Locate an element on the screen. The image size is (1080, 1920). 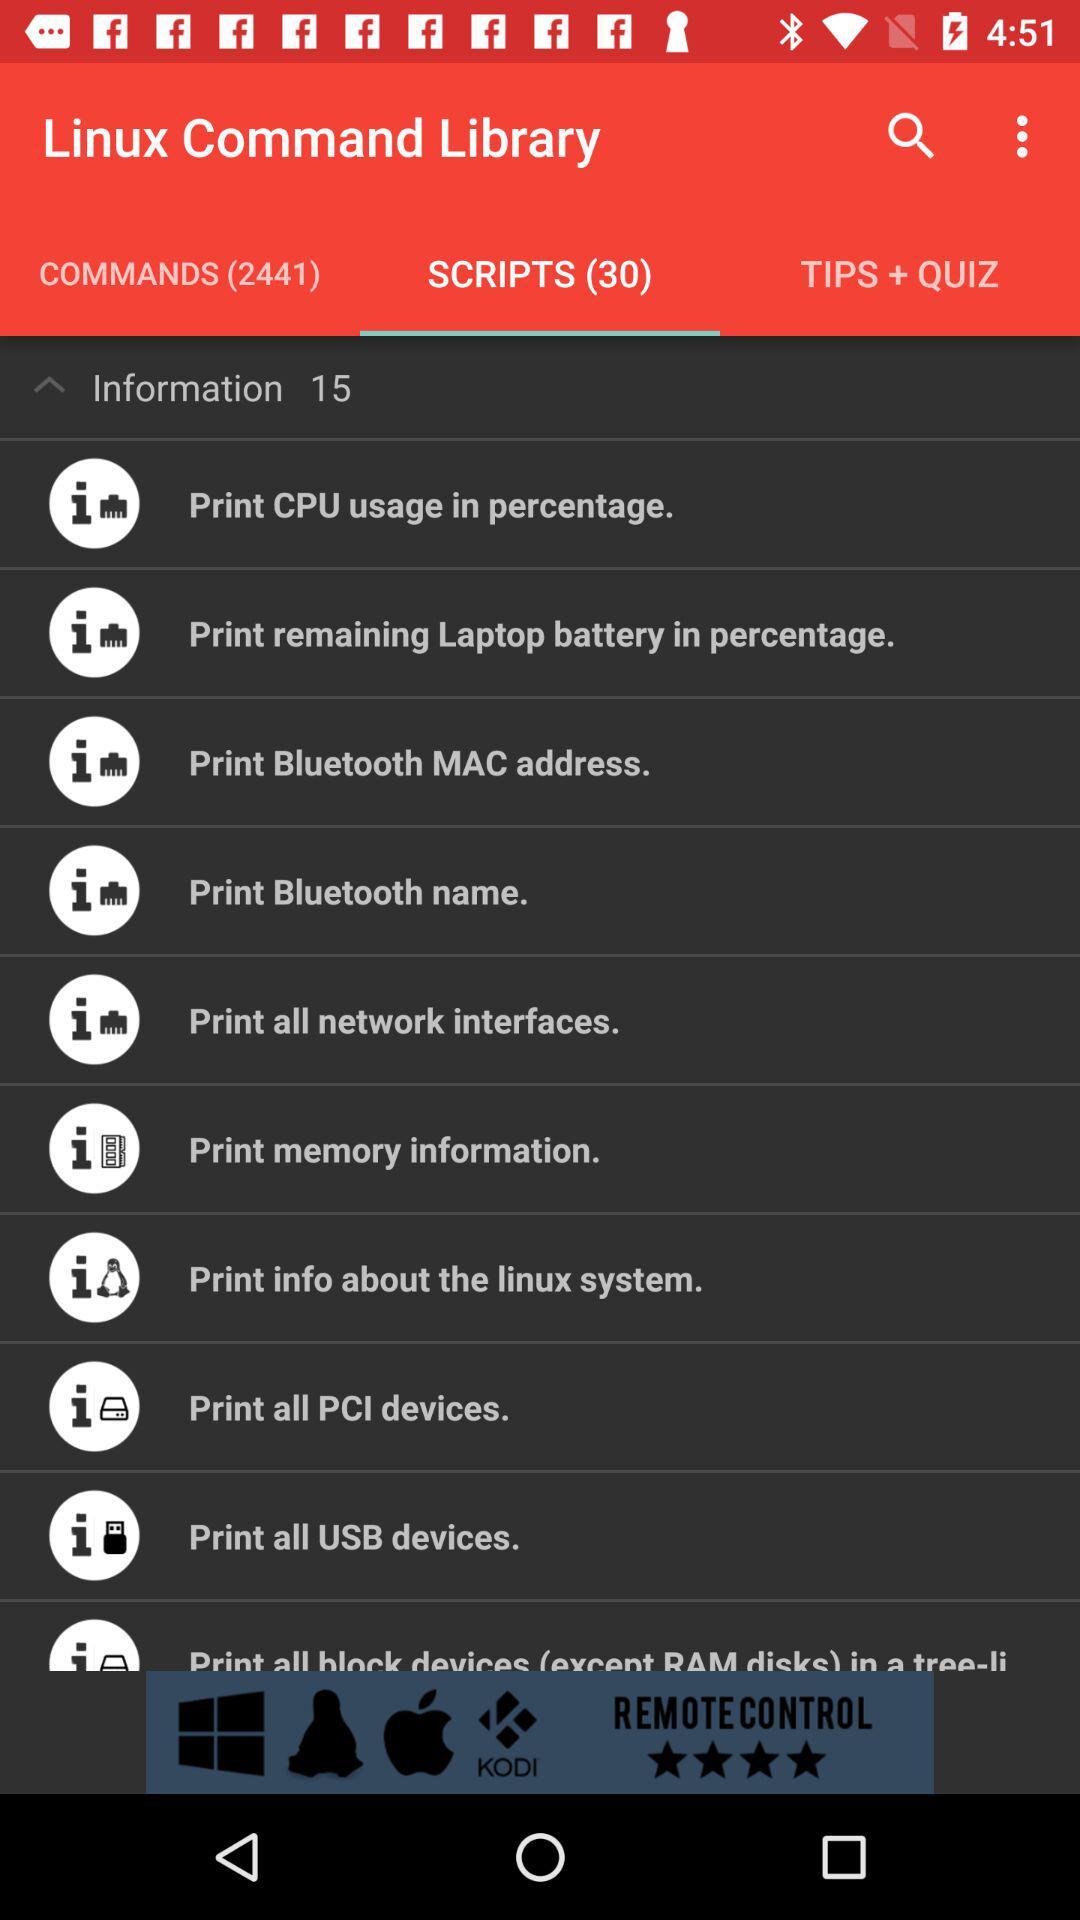
the item next to linux command library icon is located at coordinates (911, 135).